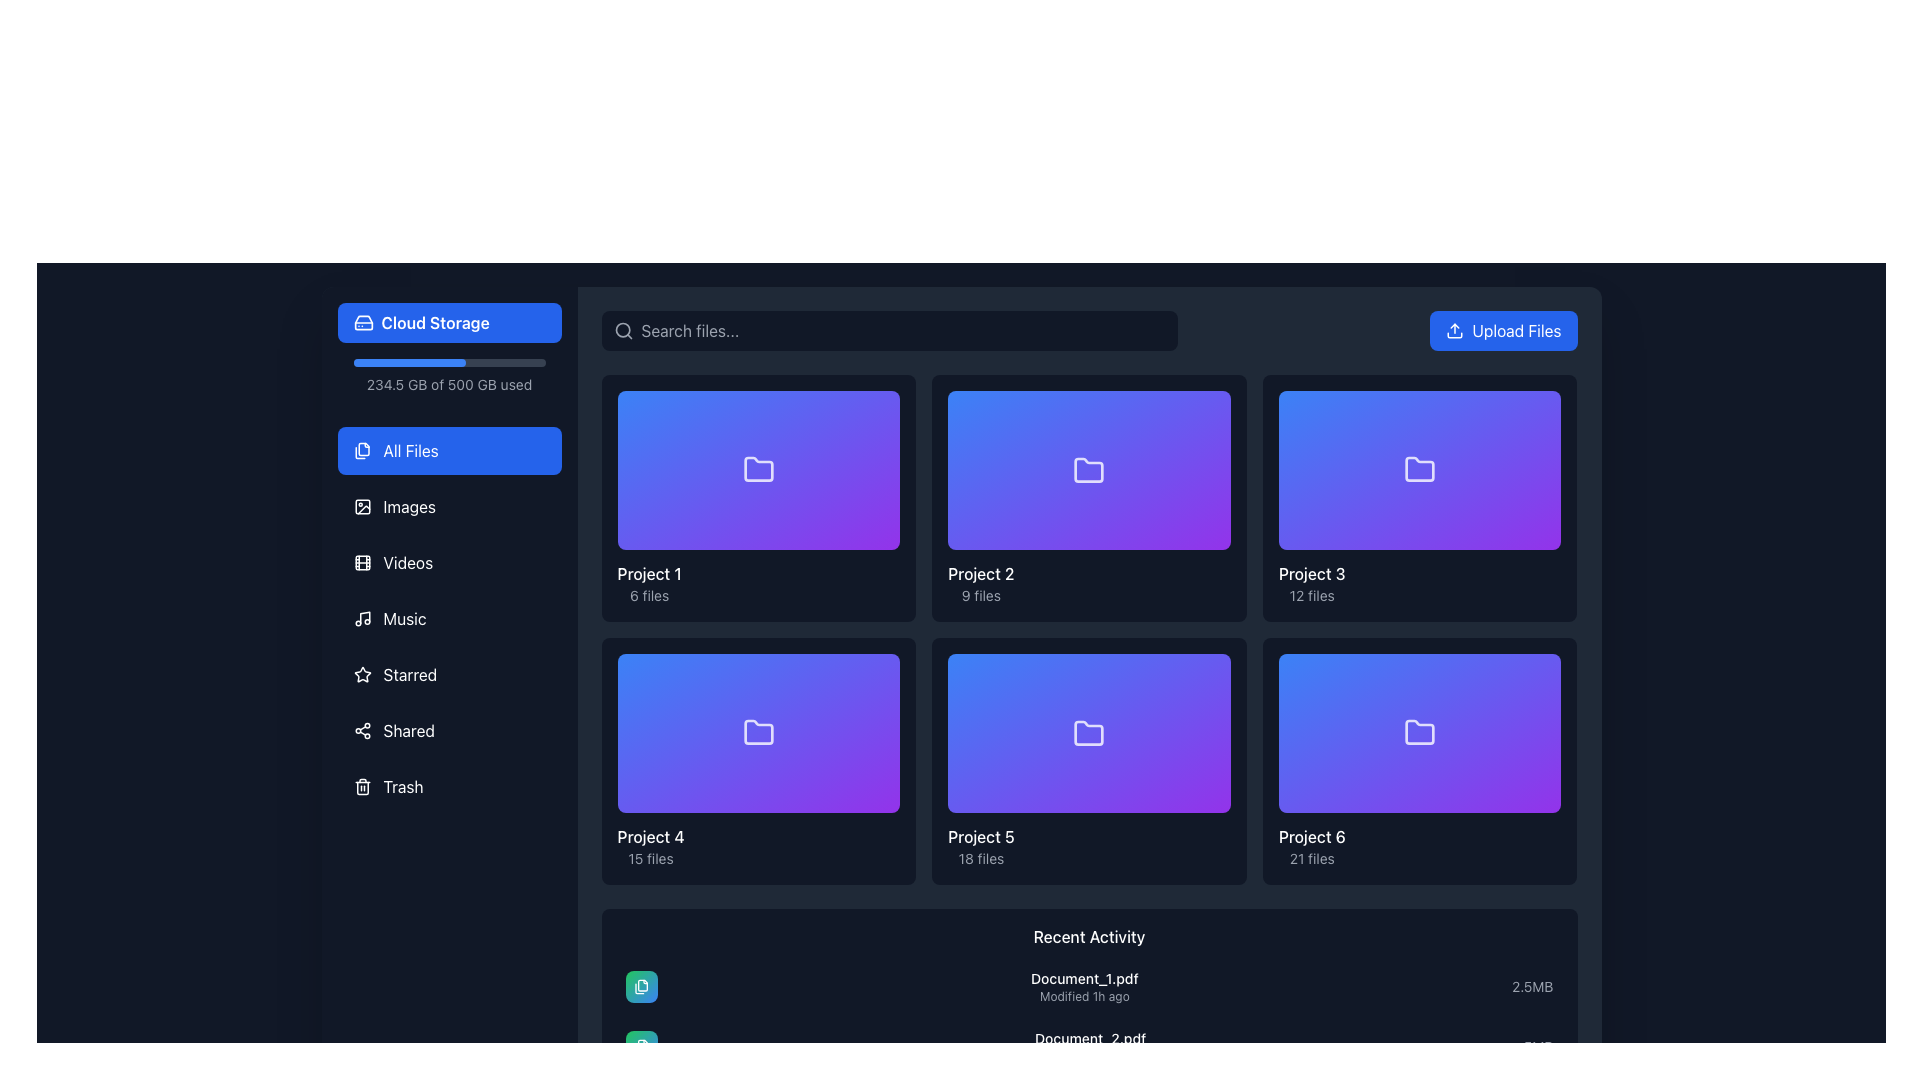 The height and width of the screenshot is (1080, 1920). Describe the element at coordinates (1089, 1037) in the screenshot. I see `text displayed in the 'Document_2.pdf' label located in the 'Recent Activity' section of the dark-themed interface` at that location.